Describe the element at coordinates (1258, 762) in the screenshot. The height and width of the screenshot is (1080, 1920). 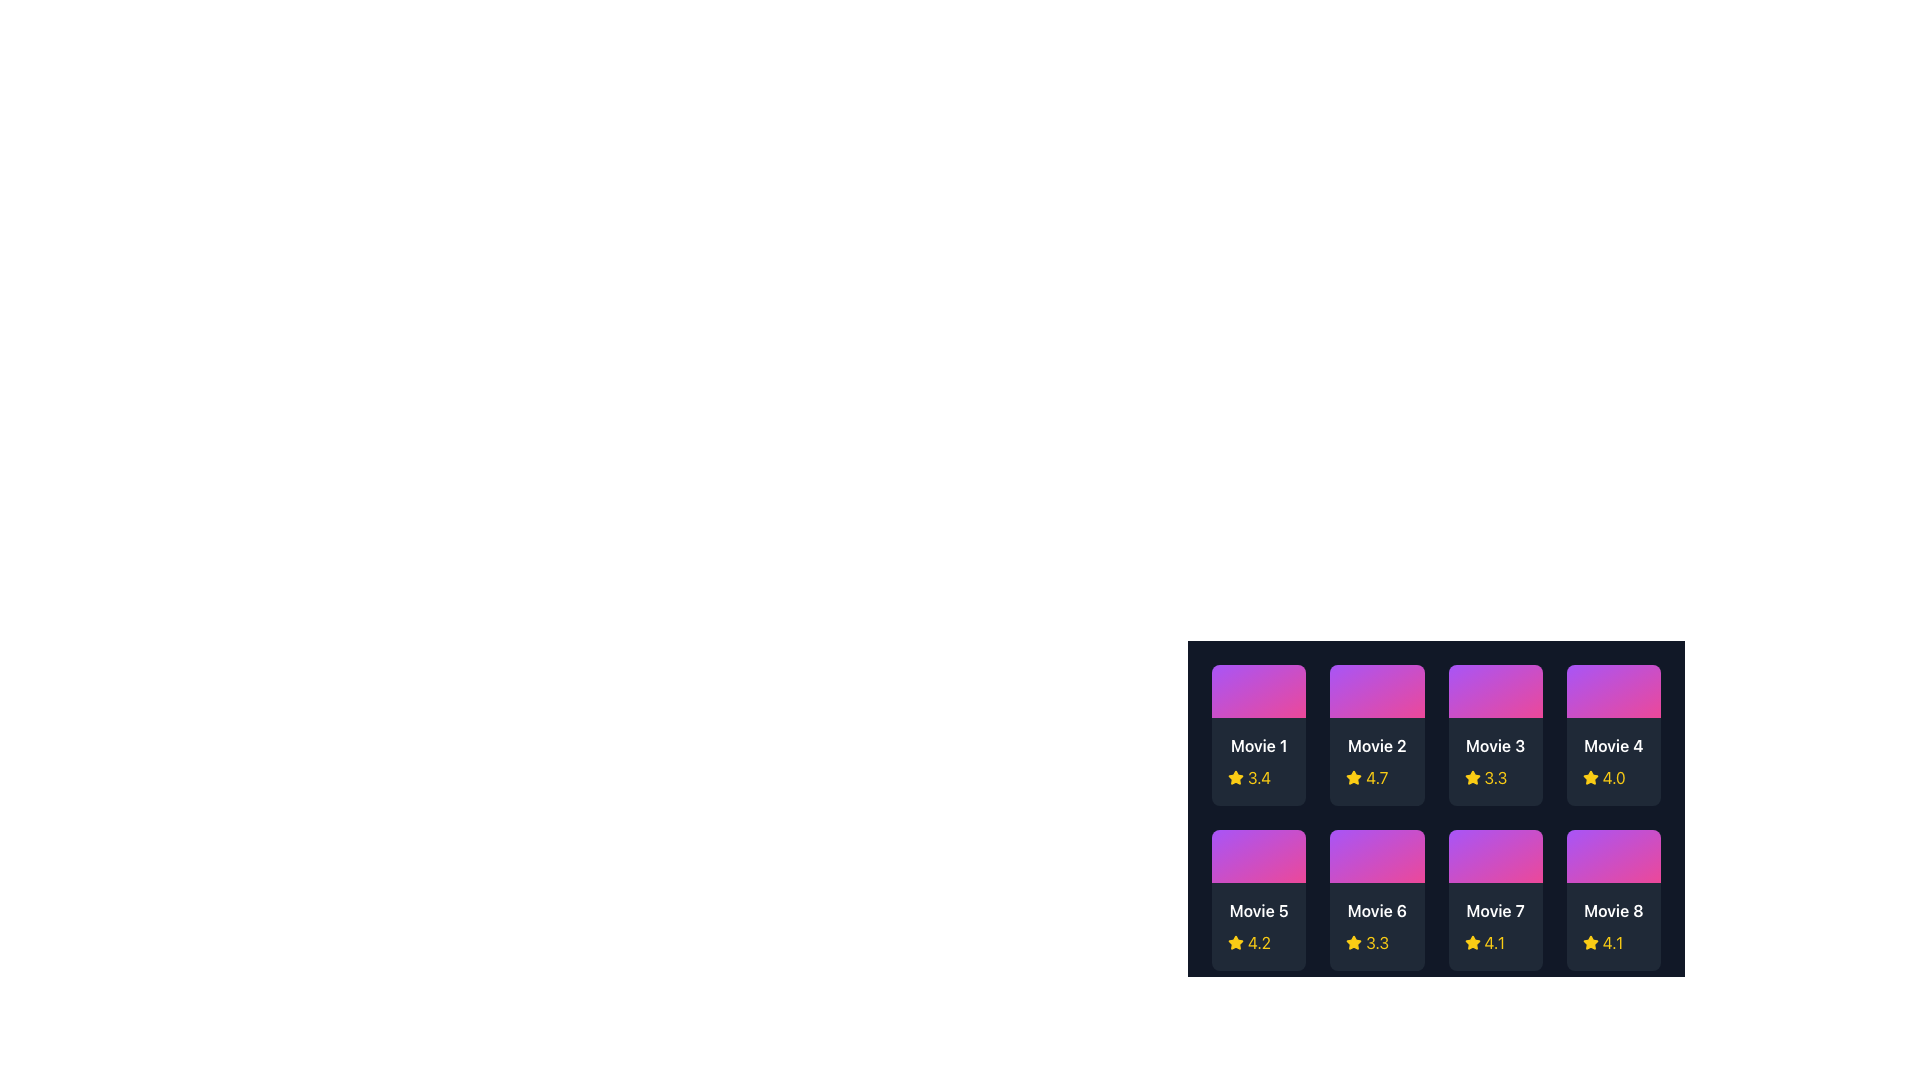
I see `the Information card titled 'Movie 1' that features a yellow star icon and a rating of '3.4' in a dark blue rectangle` at that location.